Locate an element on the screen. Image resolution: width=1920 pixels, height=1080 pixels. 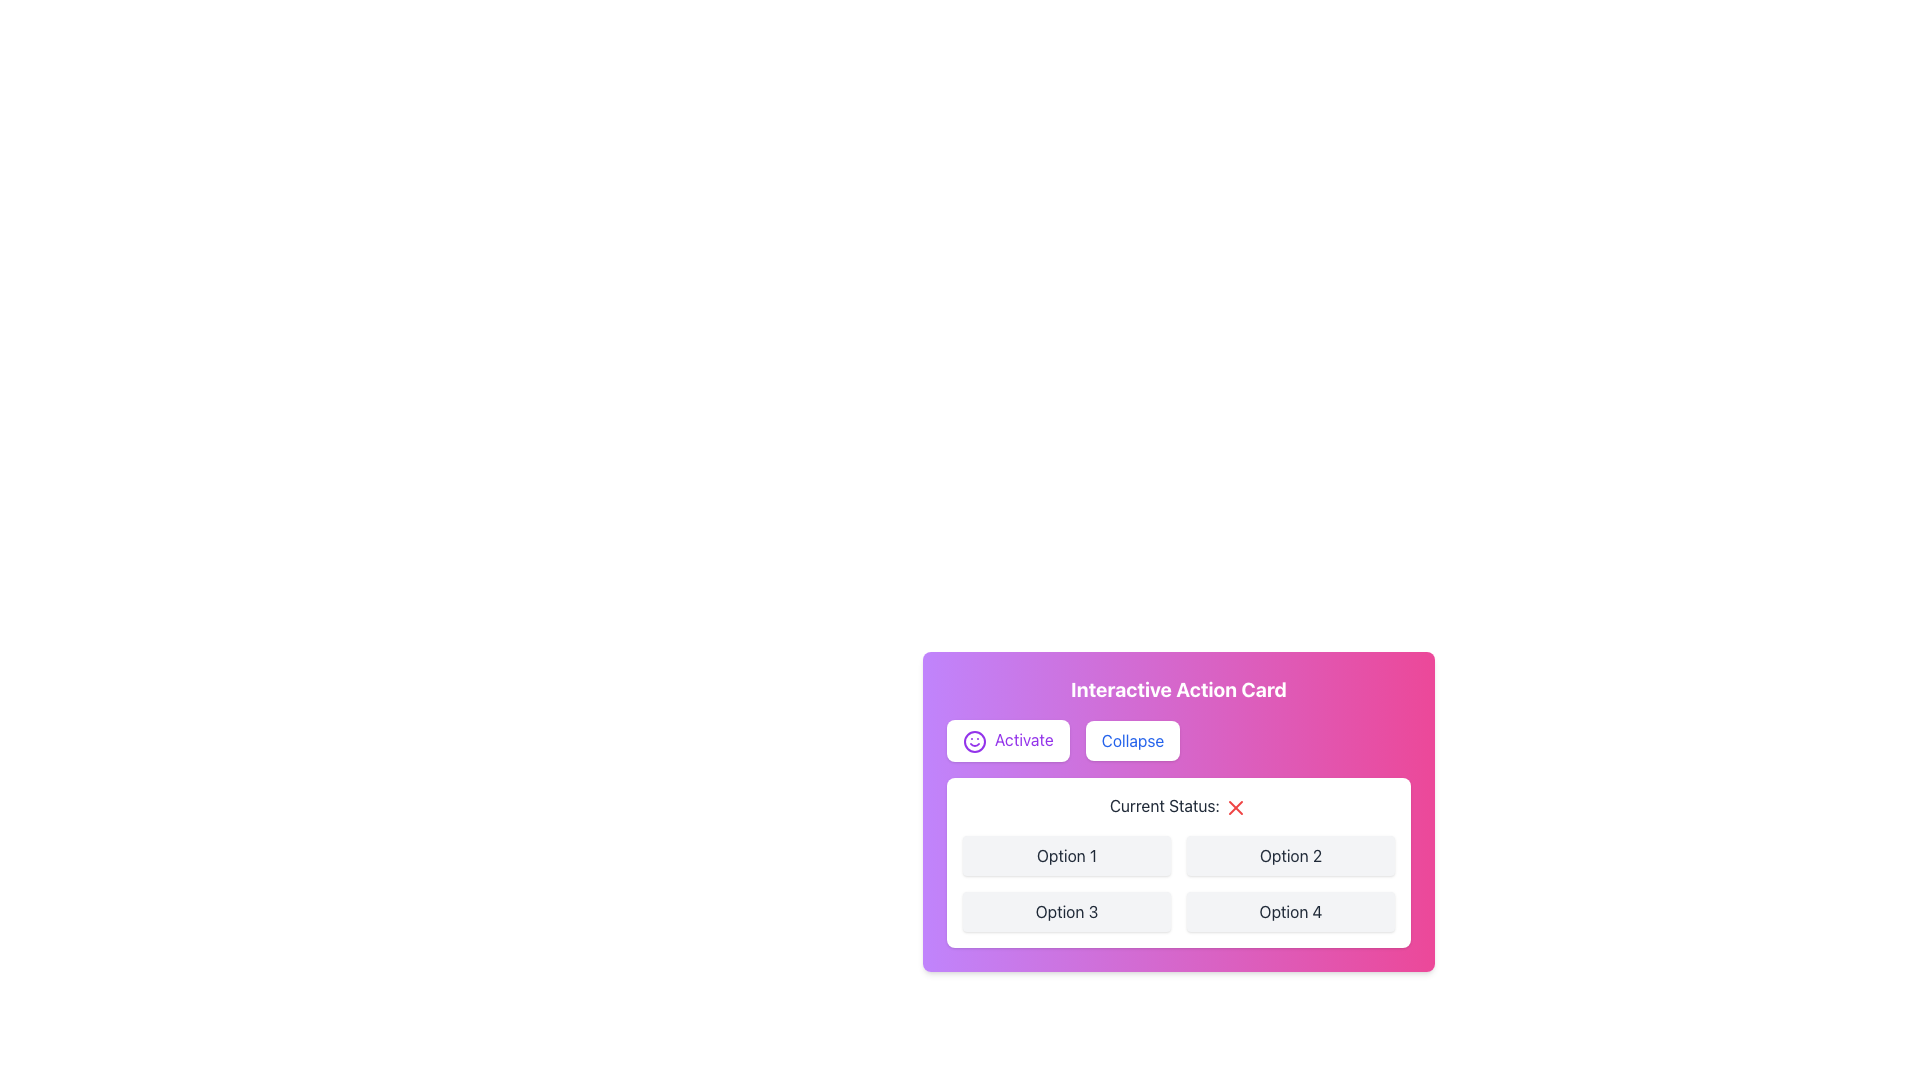
the 'Option 1' text element located in the first column of the first row of a 2x2 grid, directly below the 'Current Status' label is located at coordinates (1065, 855).